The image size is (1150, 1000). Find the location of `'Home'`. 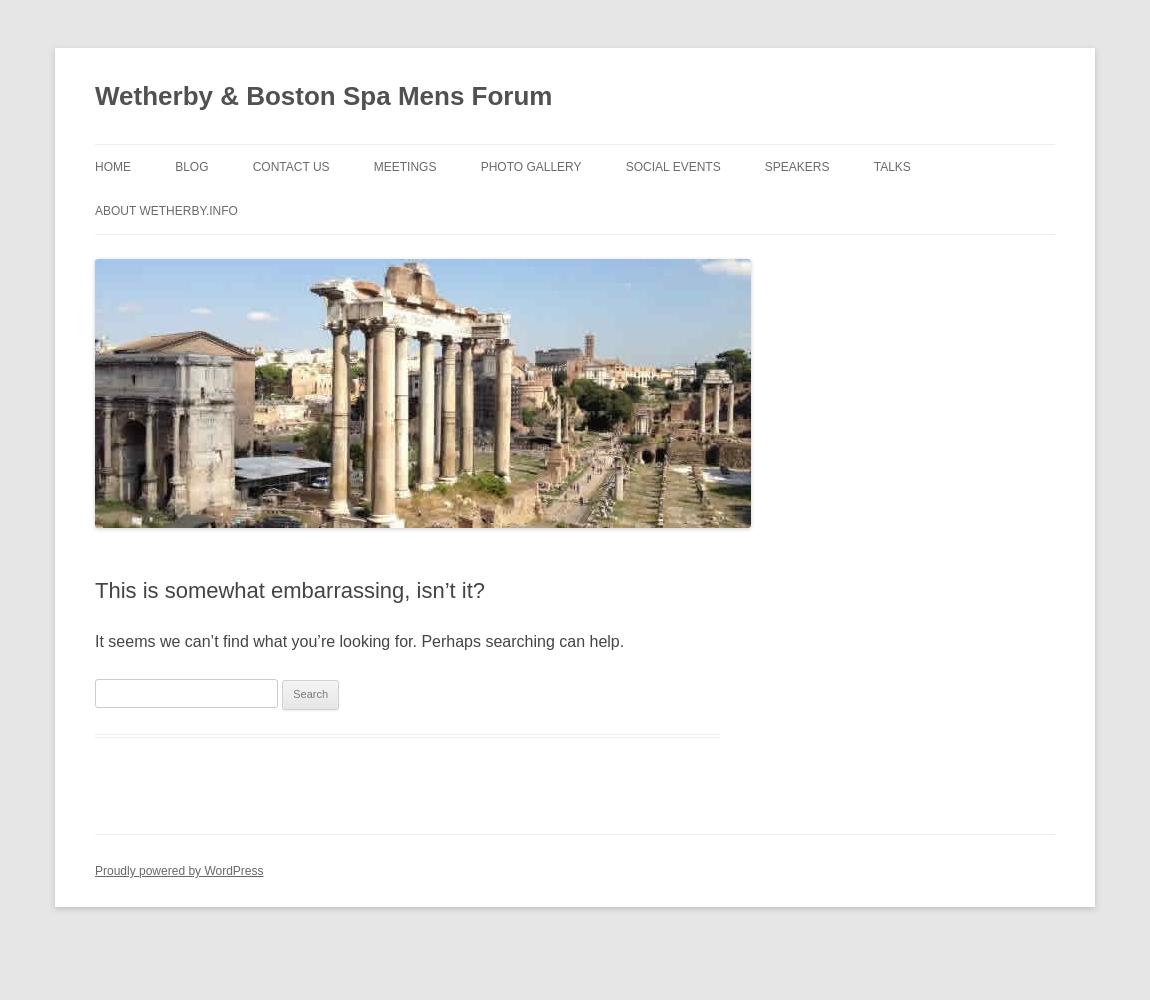

'Home' is located at coordinates (93, 167).